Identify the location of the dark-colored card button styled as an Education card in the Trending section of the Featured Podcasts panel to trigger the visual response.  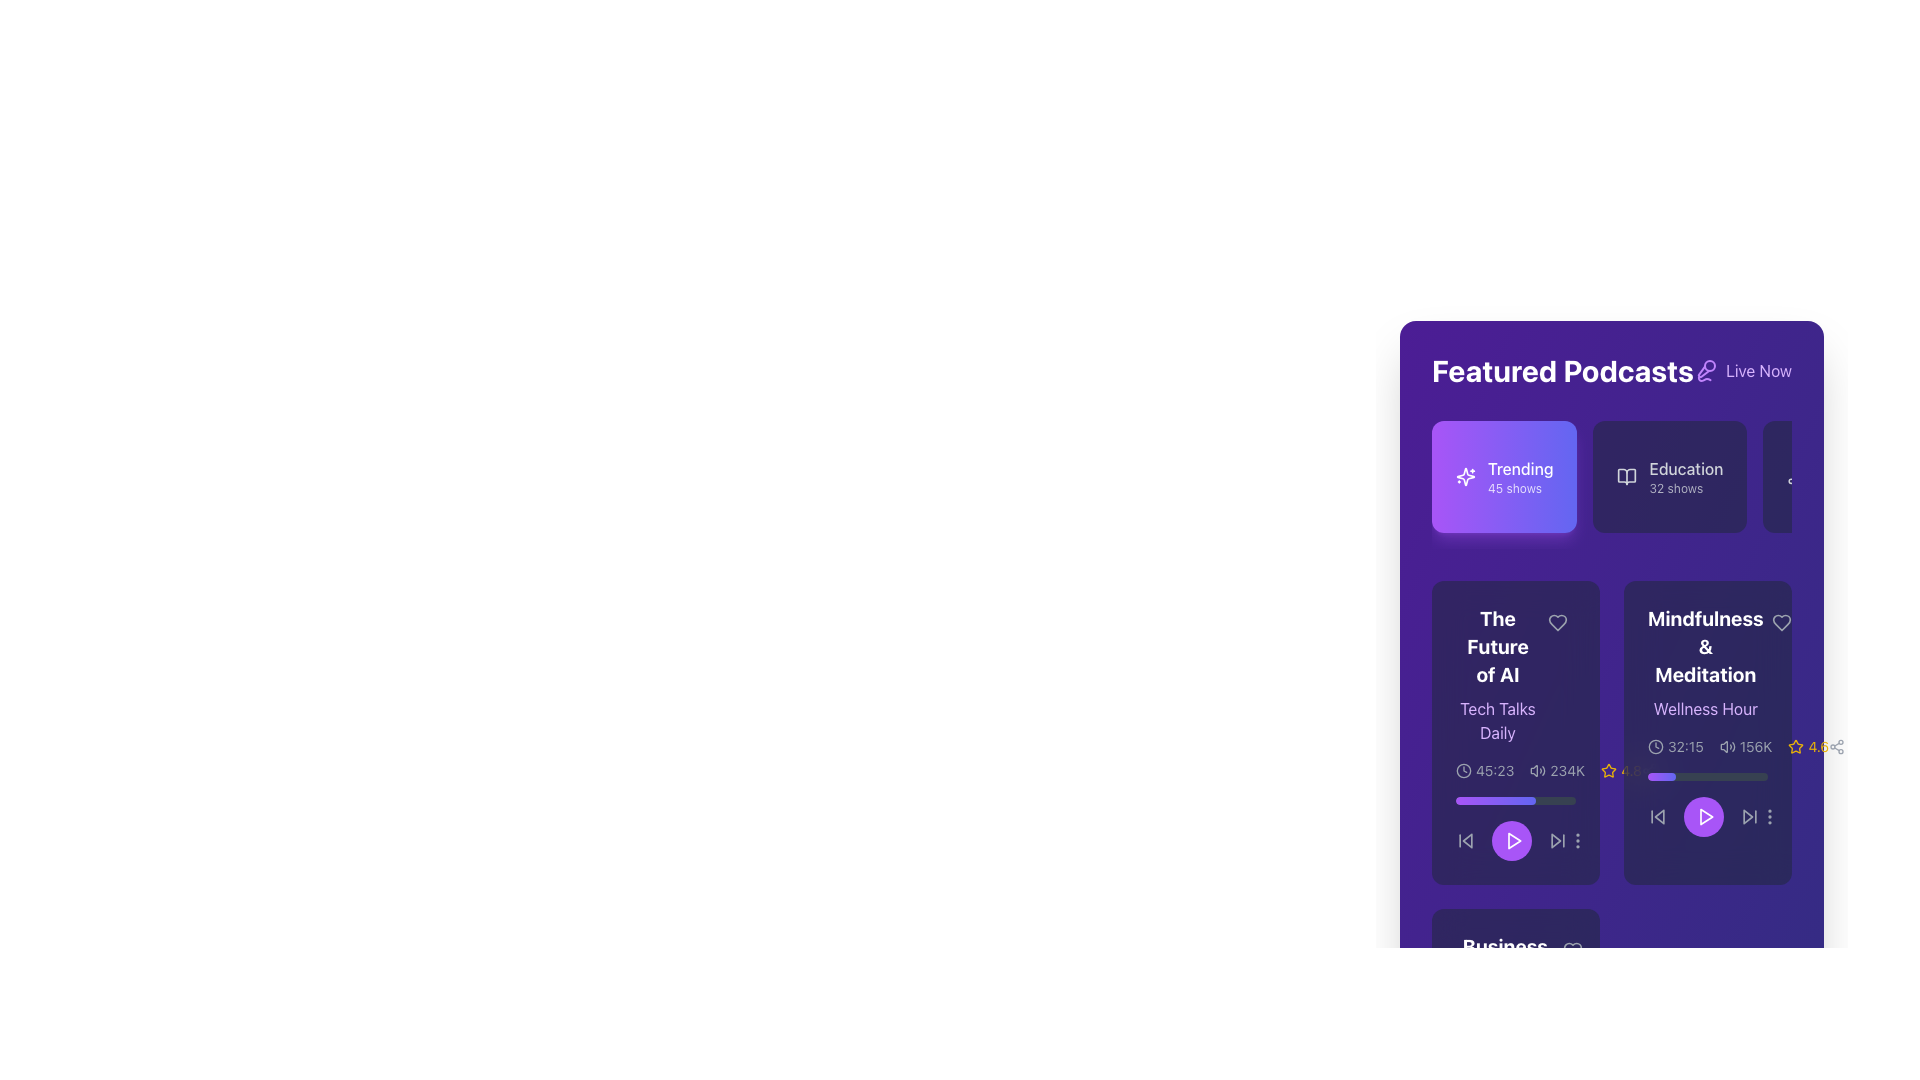
(1612, 485).